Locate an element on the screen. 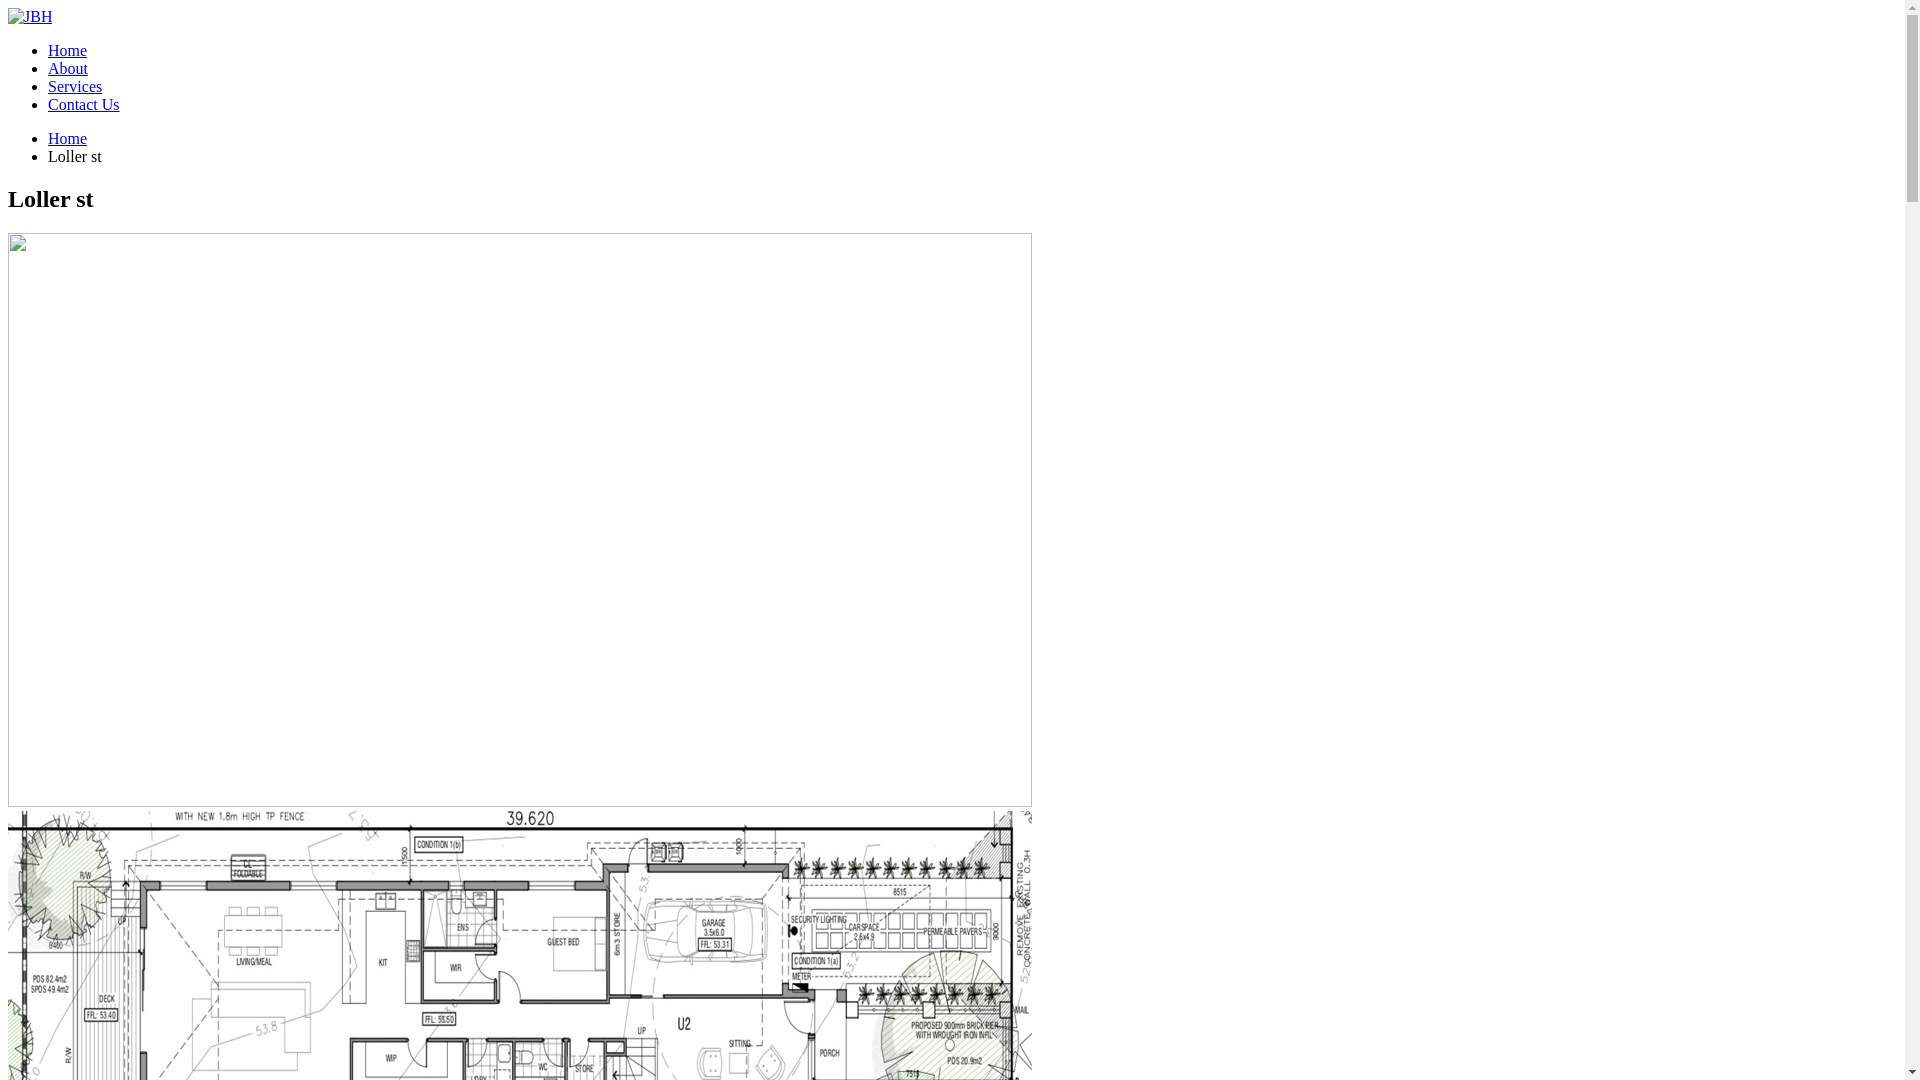 Image resolution: width=1920 pixels, height=1080 pixels. 'About' is located at coordinates (67, 67).